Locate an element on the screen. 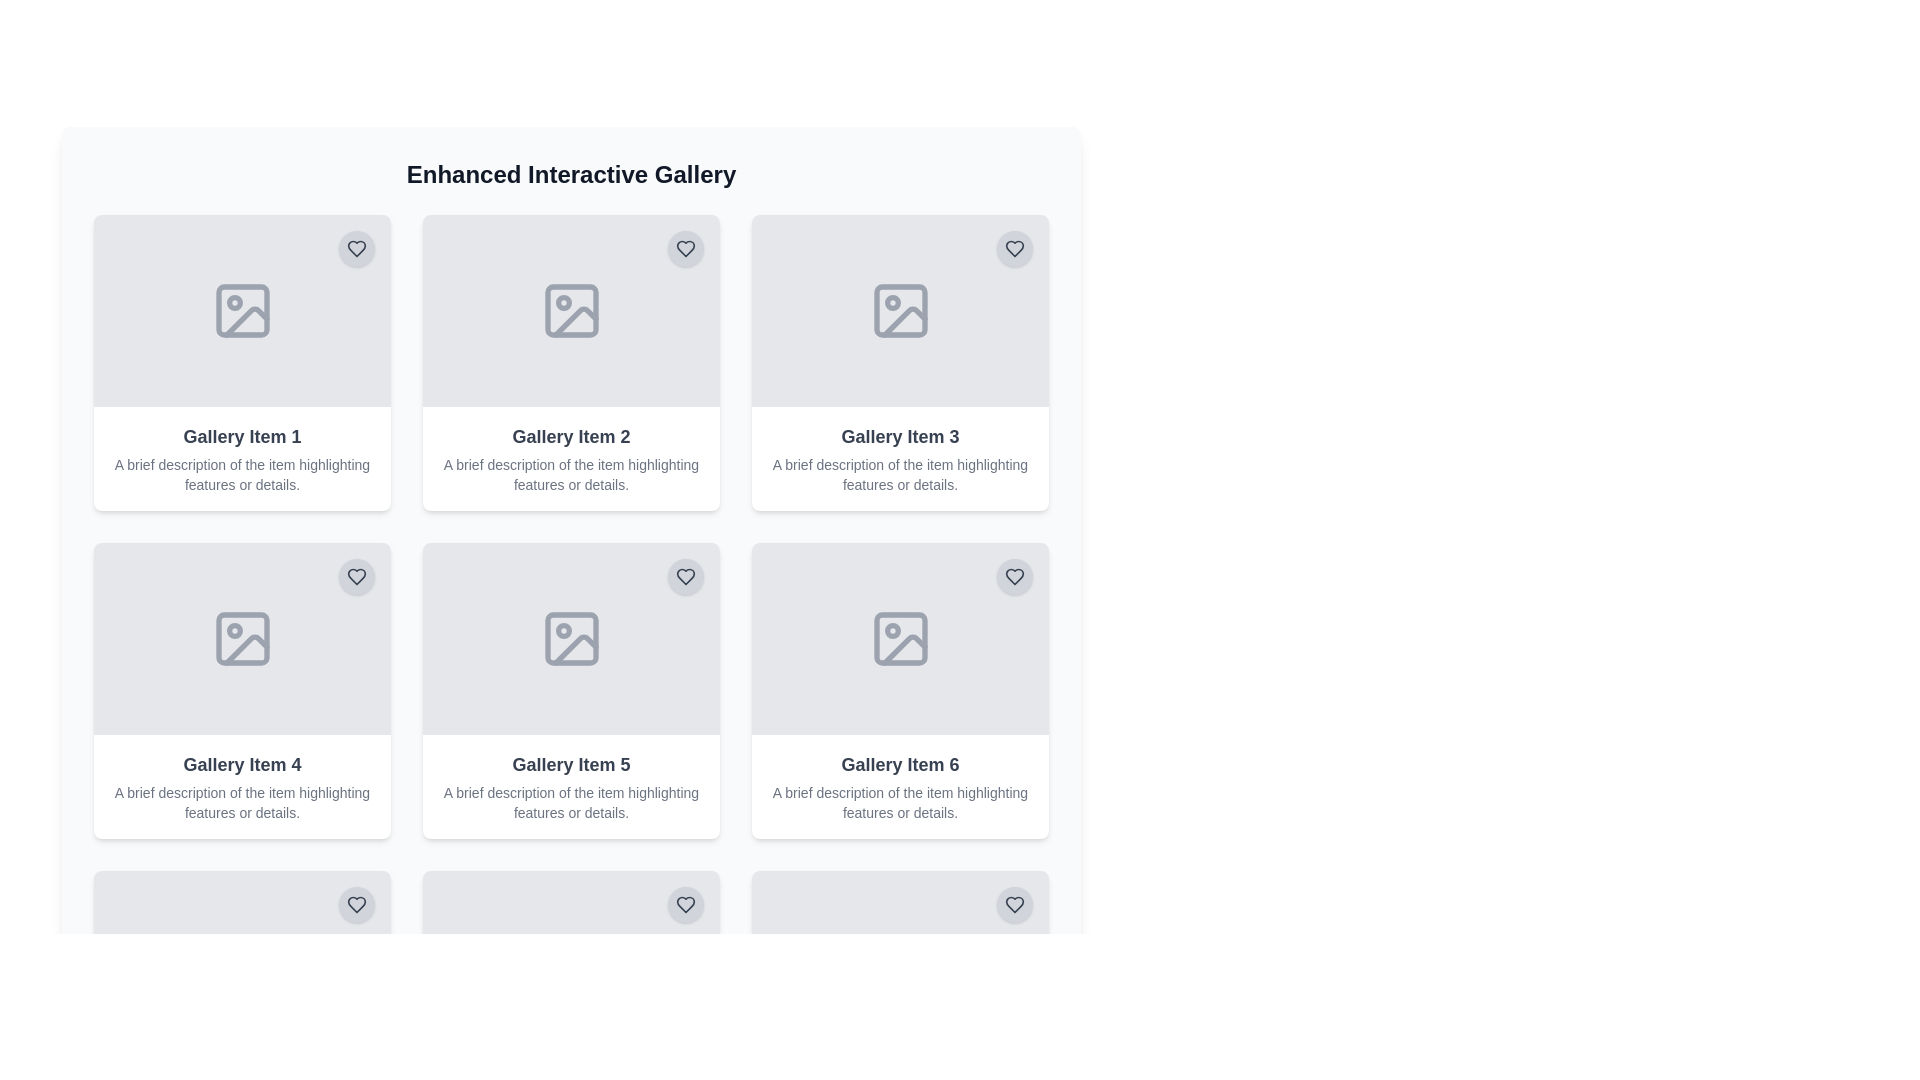  the heart-shaped icon in the top-right corner of the panel for 'Gallery Item 1', which is outlined in gray and commonly associated with likes or favorites is located at coordinates (356, 248).